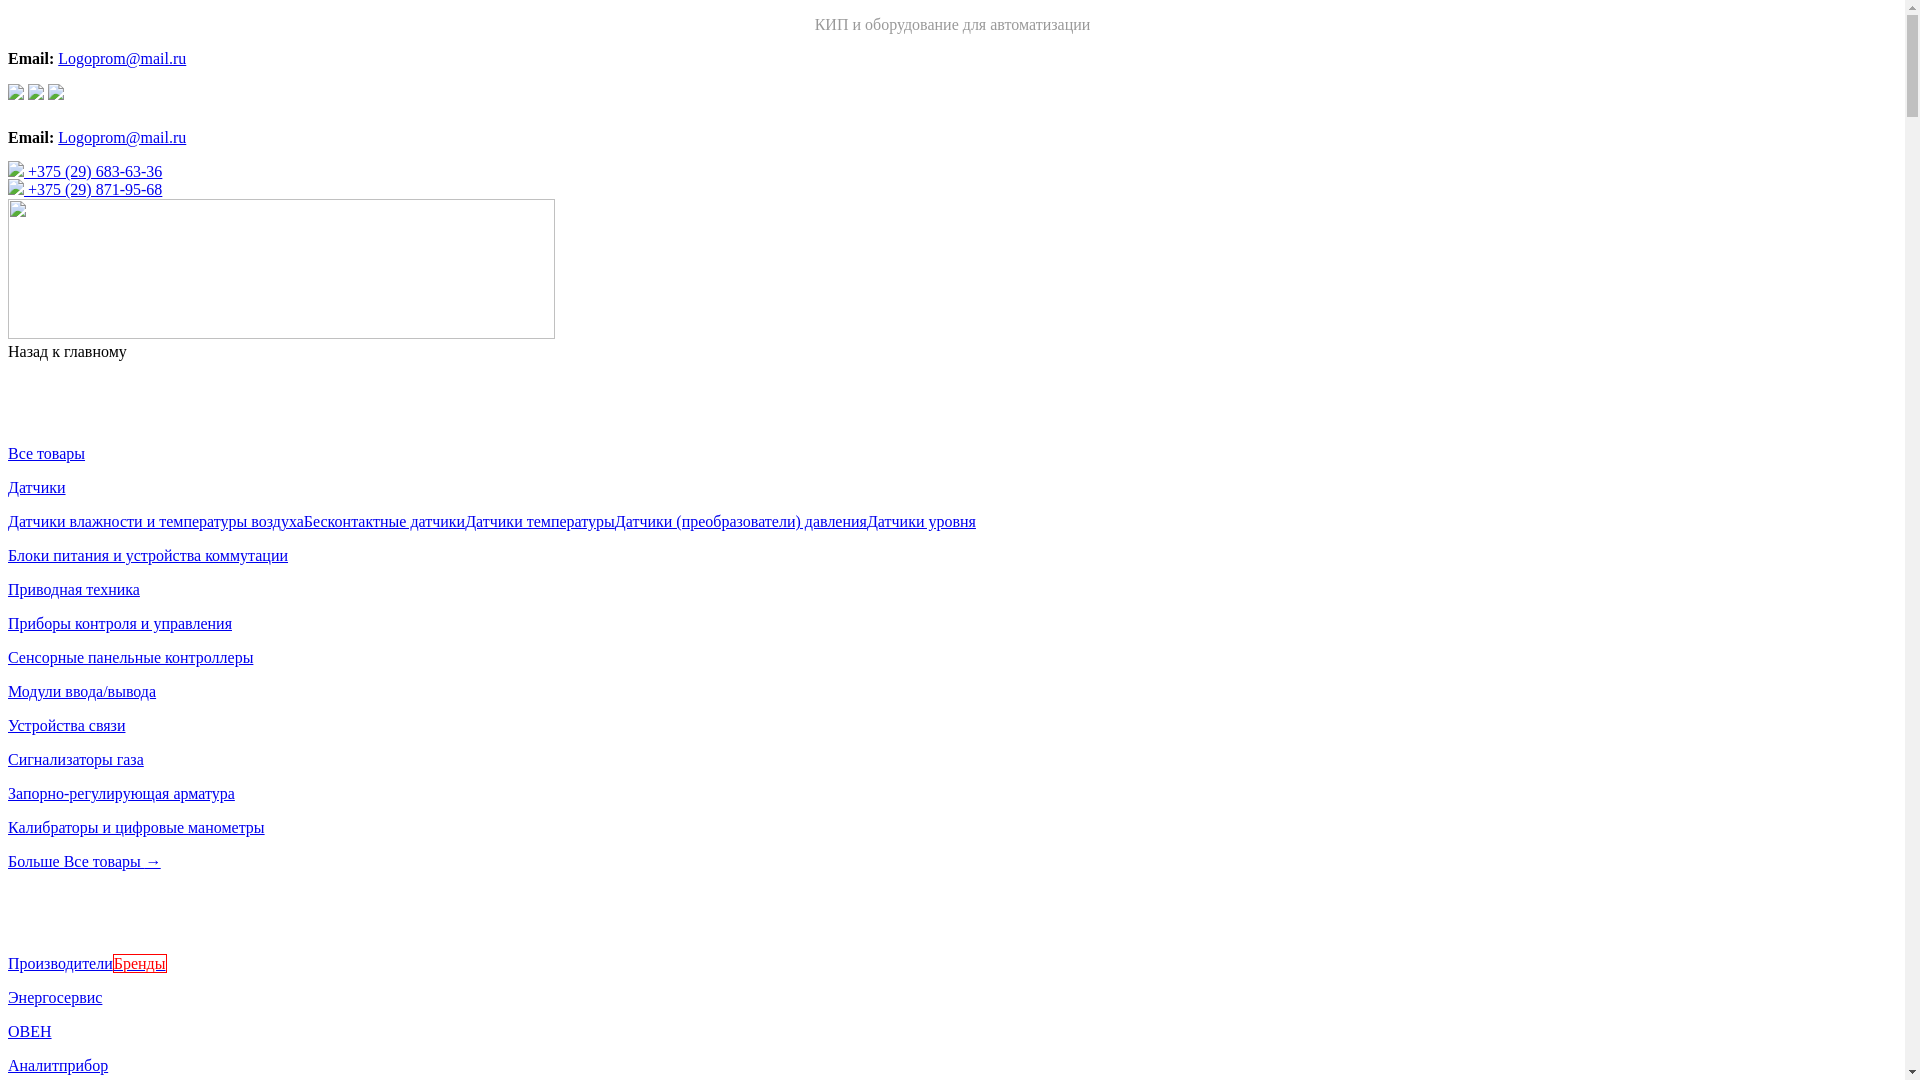  I want to click on 'Logoprom@mail.ru', so click(120, 57).